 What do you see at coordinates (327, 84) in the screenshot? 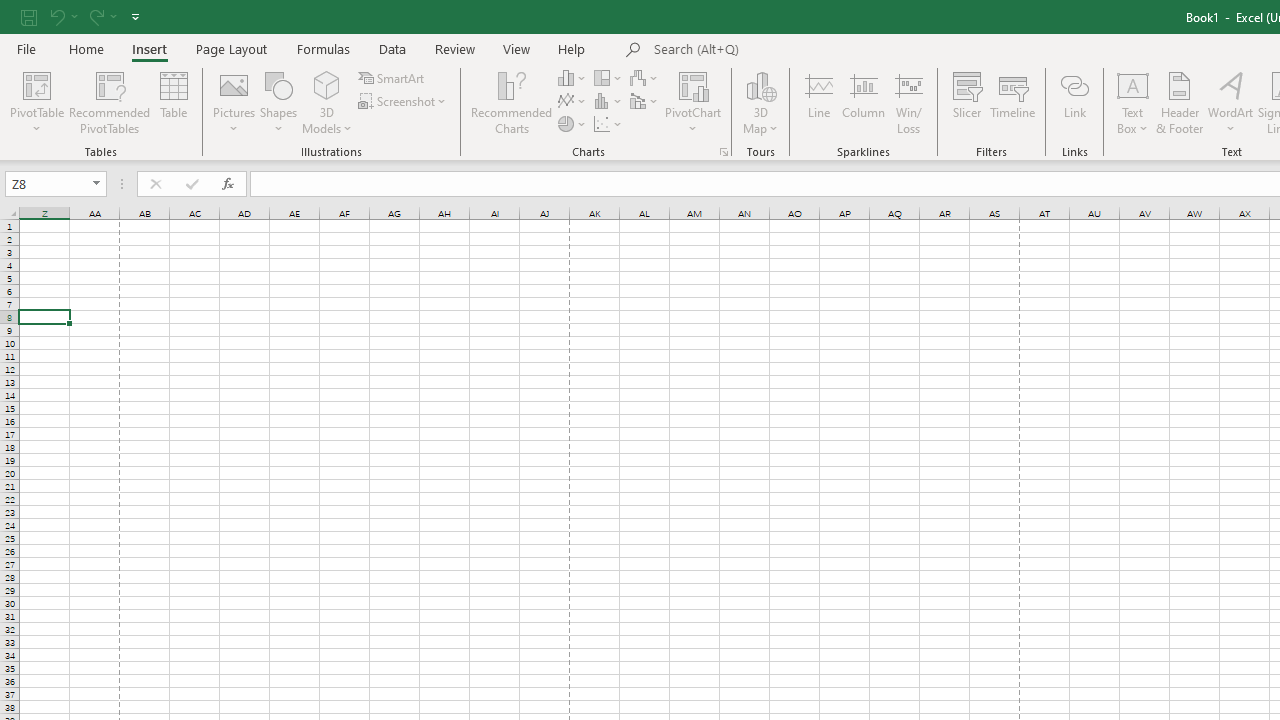
I see `'3D Models'` at bounding box center [327, 84].